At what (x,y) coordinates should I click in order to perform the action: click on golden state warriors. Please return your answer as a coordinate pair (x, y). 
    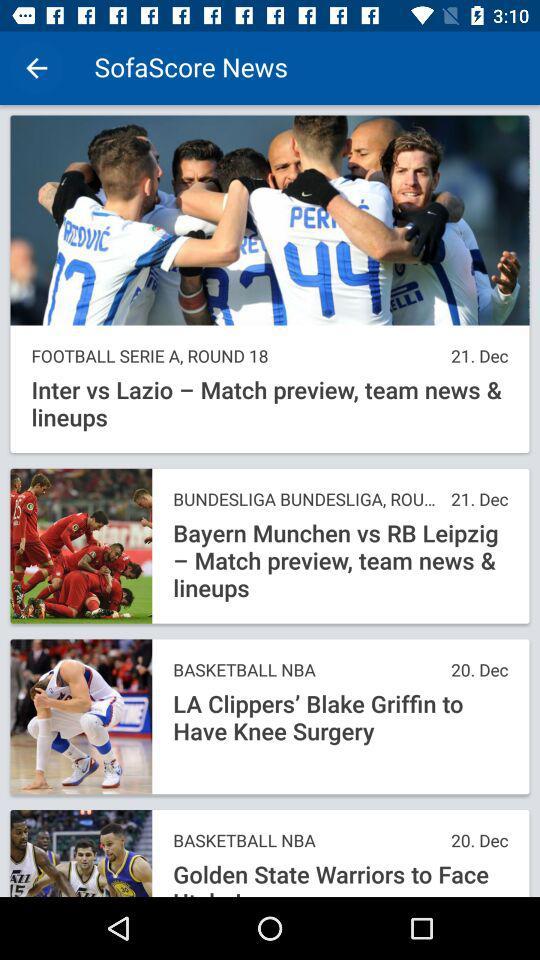
    Looking at the image, I should click on (339, 878).